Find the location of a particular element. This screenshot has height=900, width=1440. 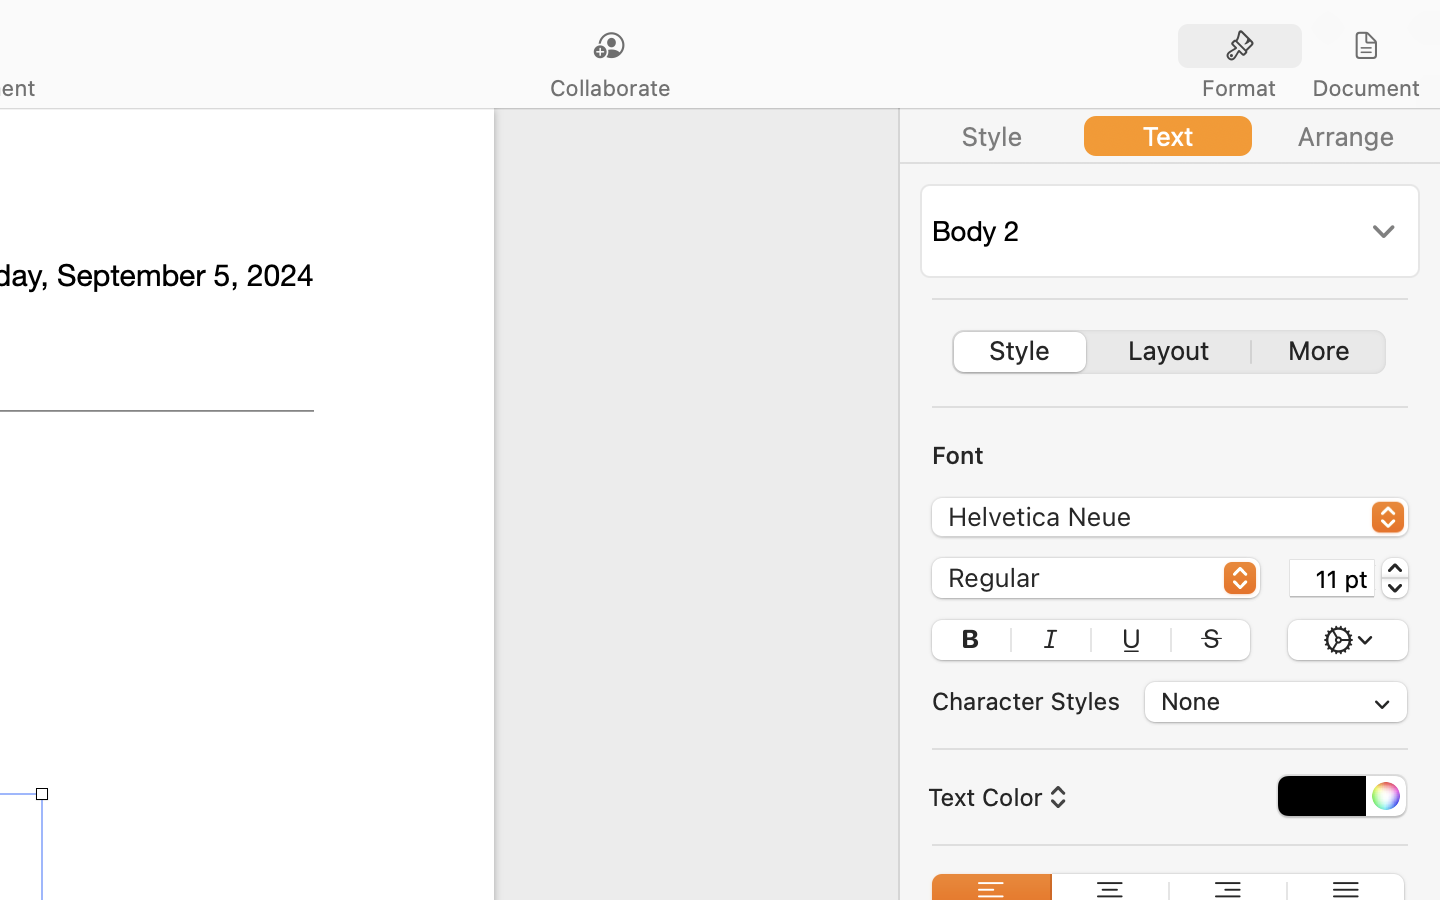

'11.0' is located at coordinates (1395, 577).